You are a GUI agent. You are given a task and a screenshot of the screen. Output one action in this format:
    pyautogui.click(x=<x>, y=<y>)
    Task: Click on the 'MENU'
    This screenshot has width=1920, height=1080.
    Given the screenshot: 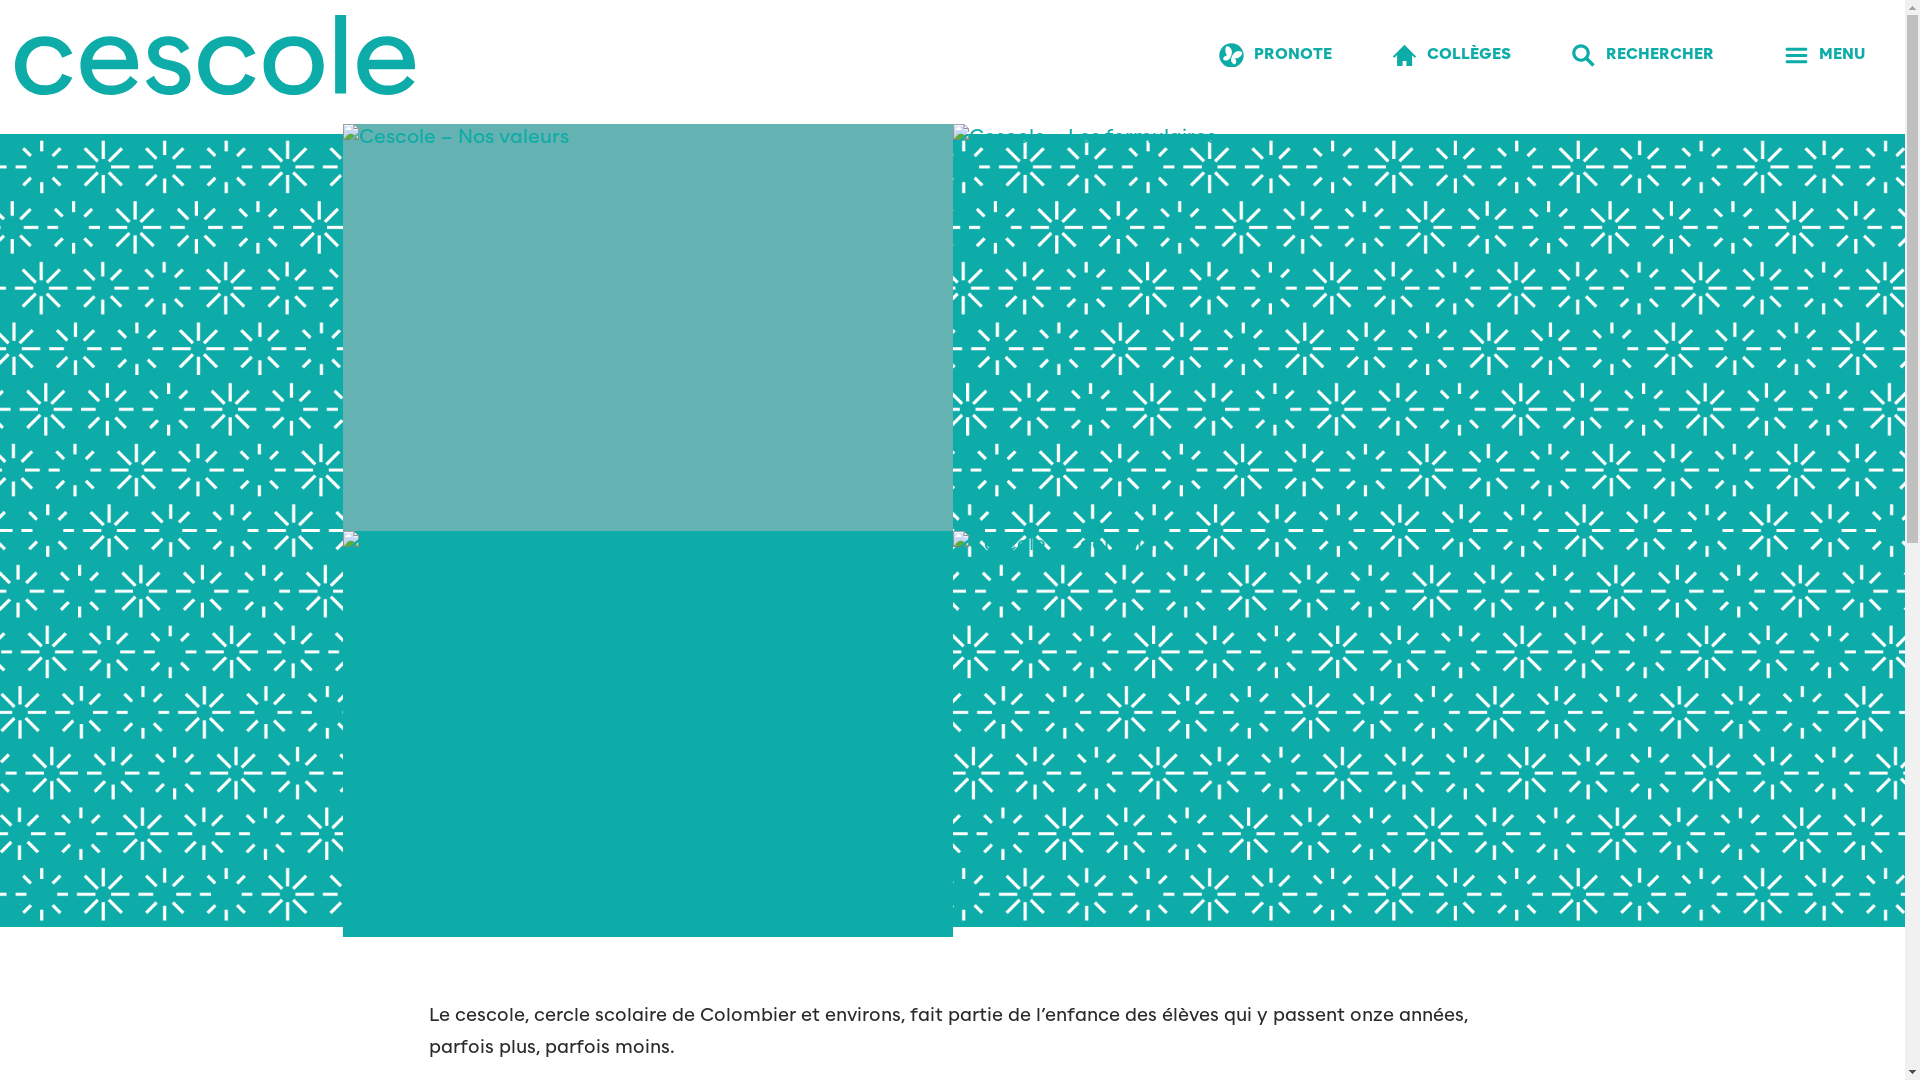 What is the action you would take?
    pyautogui.click(x=1824, y=54)
    